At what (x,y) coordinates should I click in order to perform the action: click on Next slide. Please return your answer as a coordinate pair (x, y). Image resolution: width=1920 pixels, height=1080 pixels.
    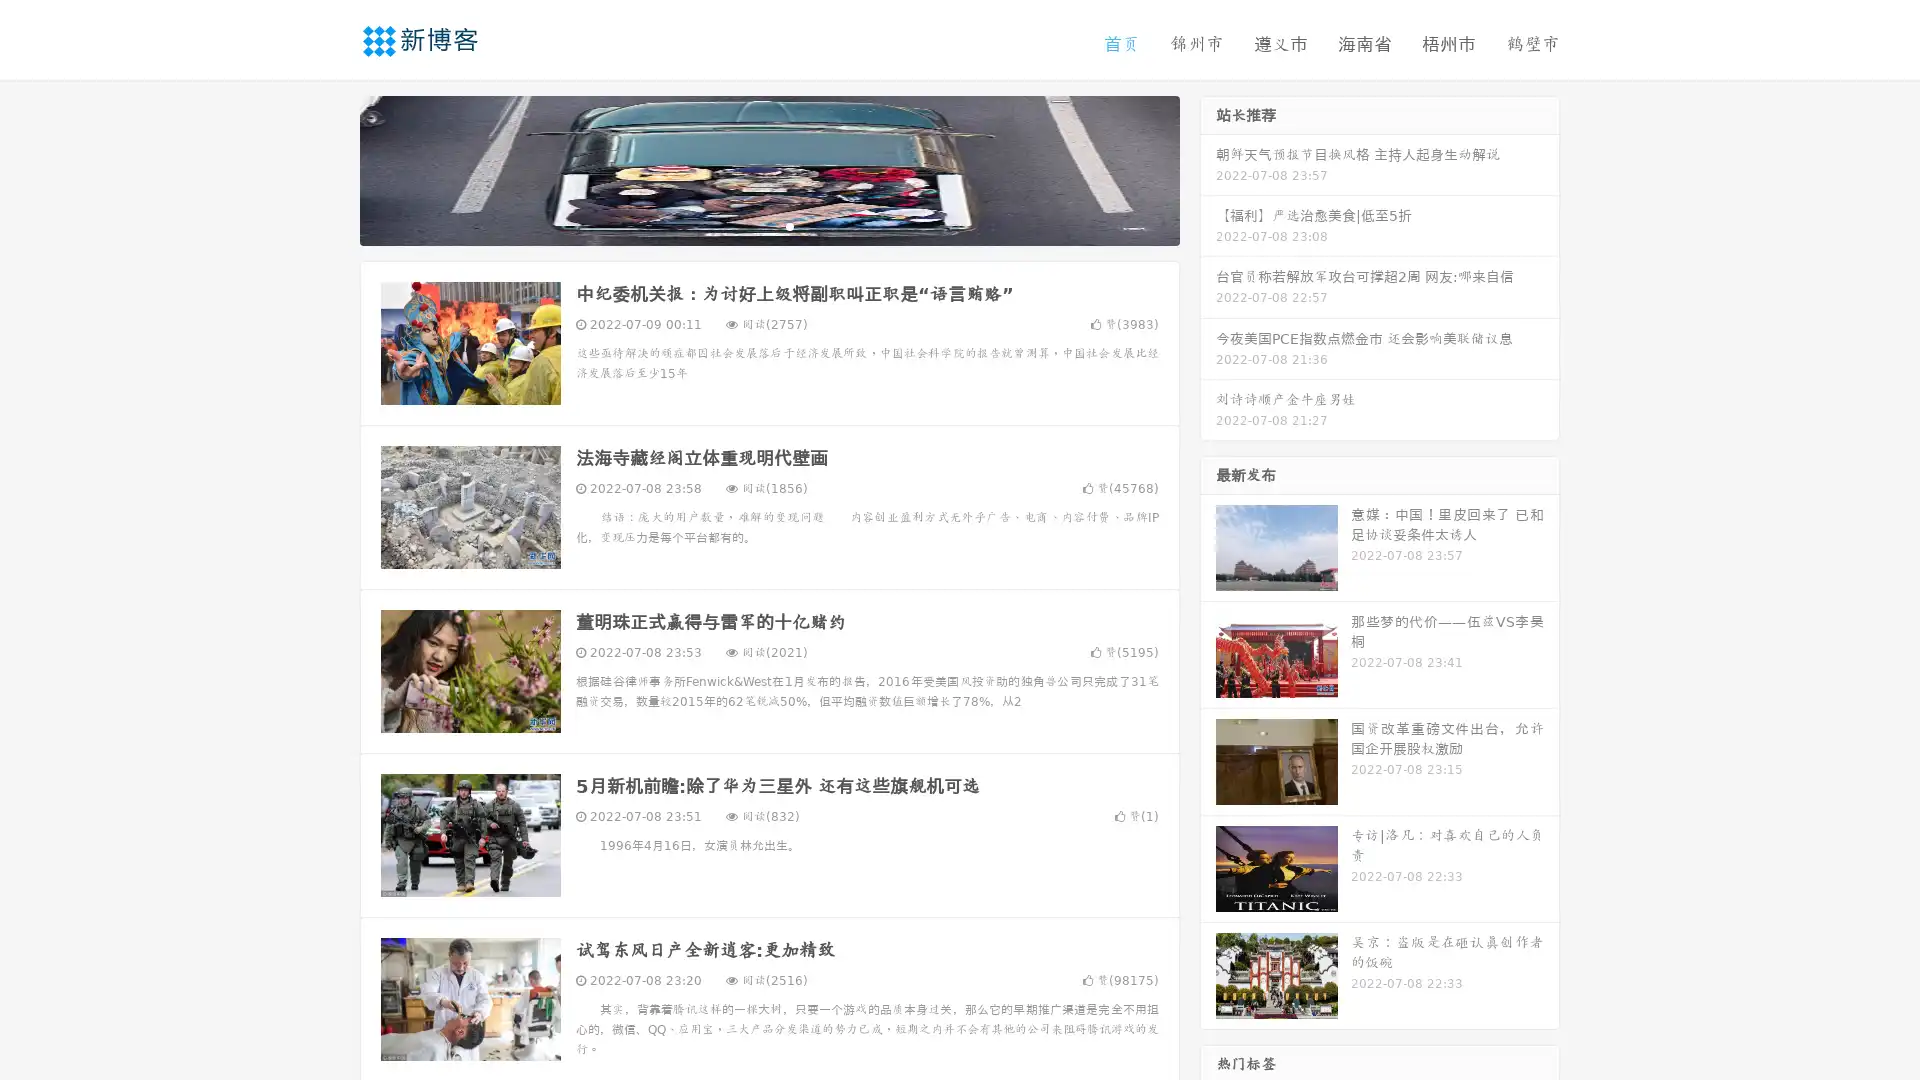
    Looking at the image, I should click on (1208, 168).